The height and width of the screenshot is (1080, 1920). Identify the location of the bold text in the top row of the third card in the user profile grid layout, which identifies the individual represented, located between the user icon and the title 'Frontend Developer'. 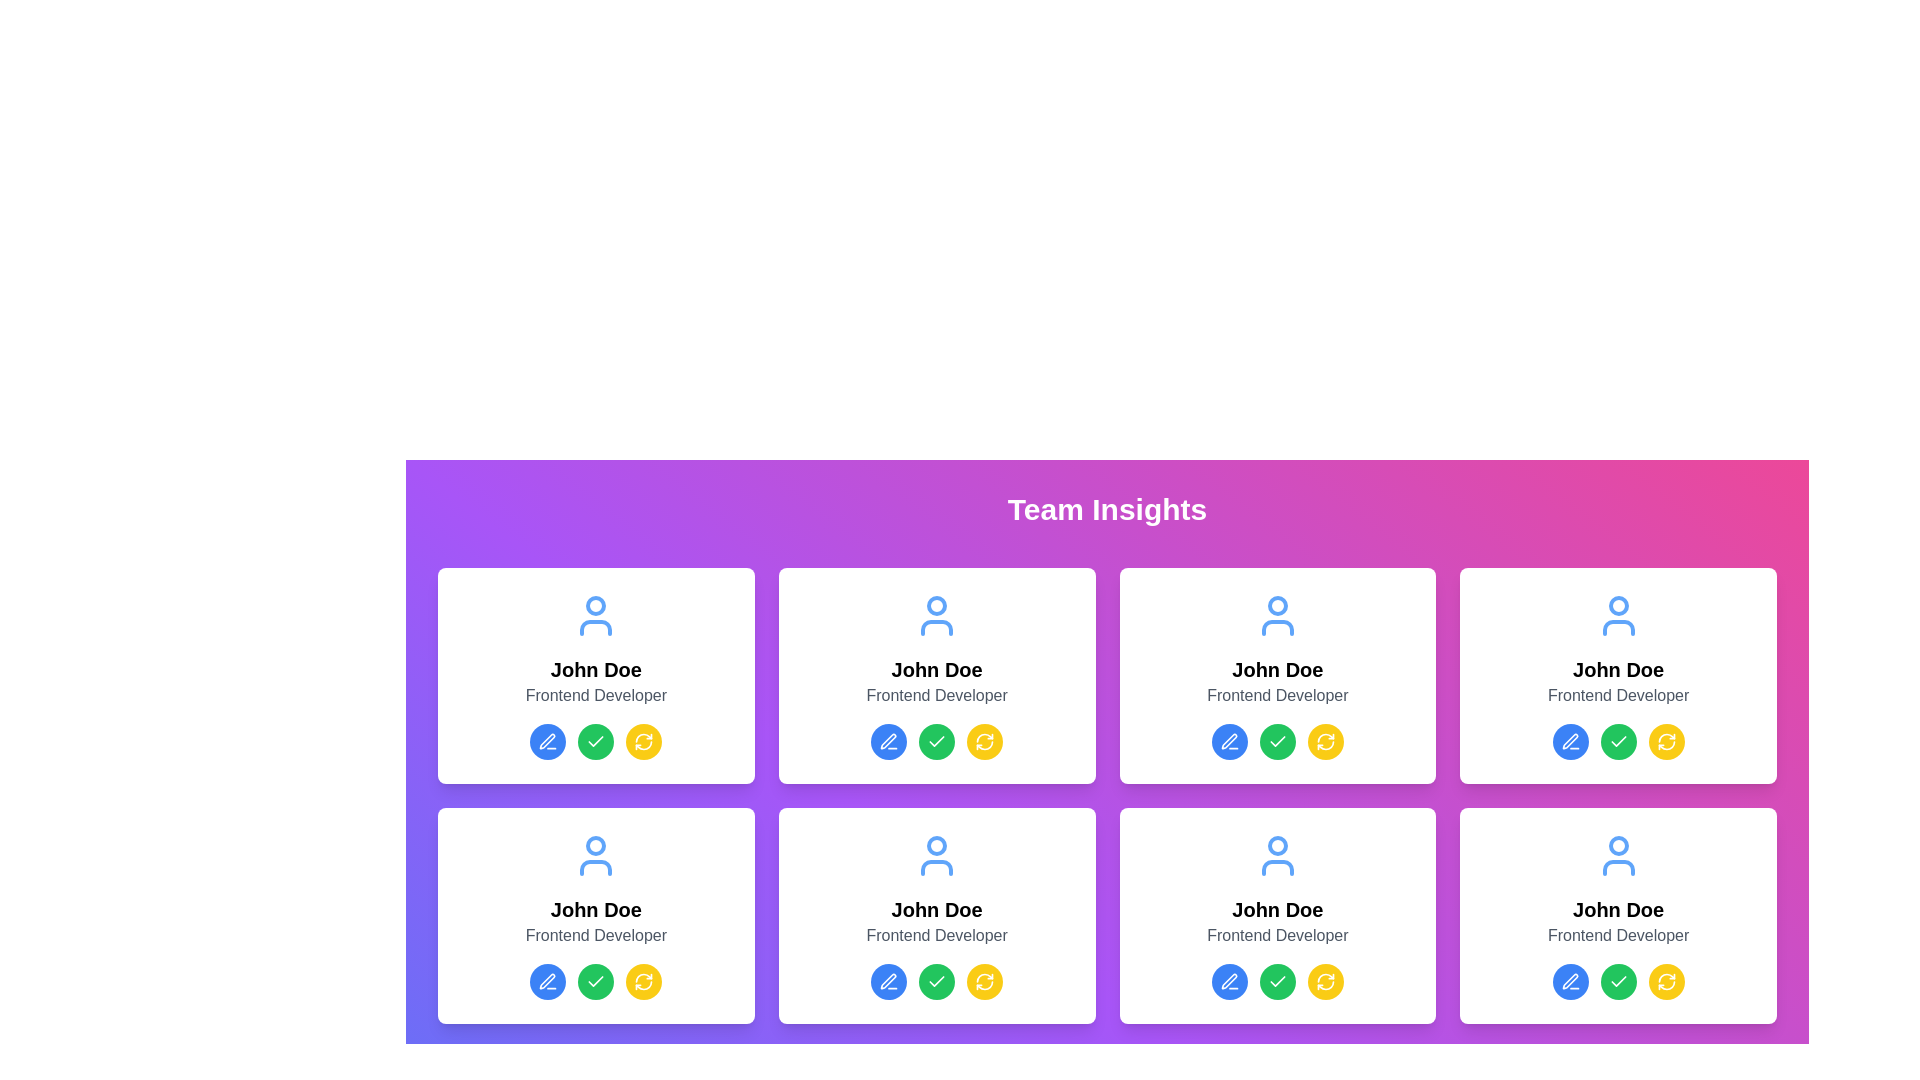
(1618, 670).